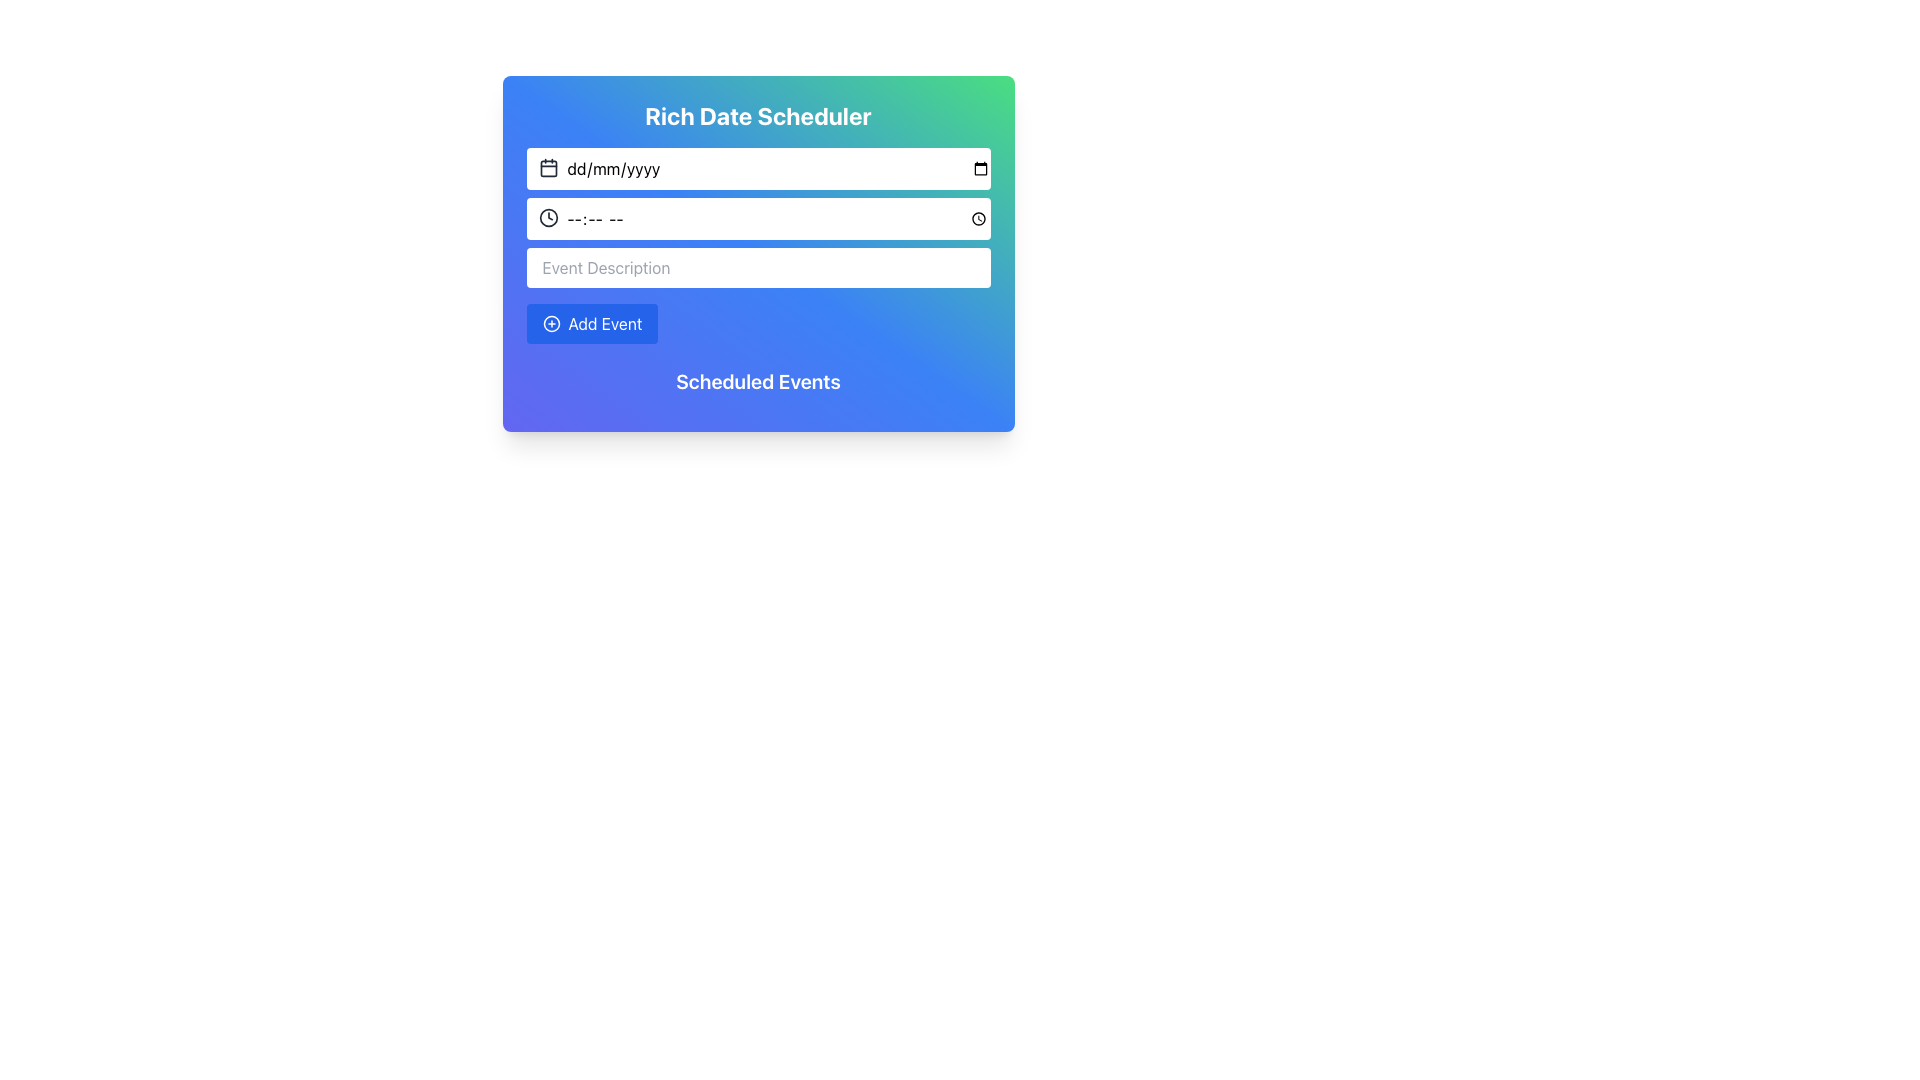  Describe the element at coordinates (548, 167) in the screenshot. I see `the calendar icon located to the left of the 'dd/mm/yyyy' input field, which features crisp black lines on a white background` at that location.